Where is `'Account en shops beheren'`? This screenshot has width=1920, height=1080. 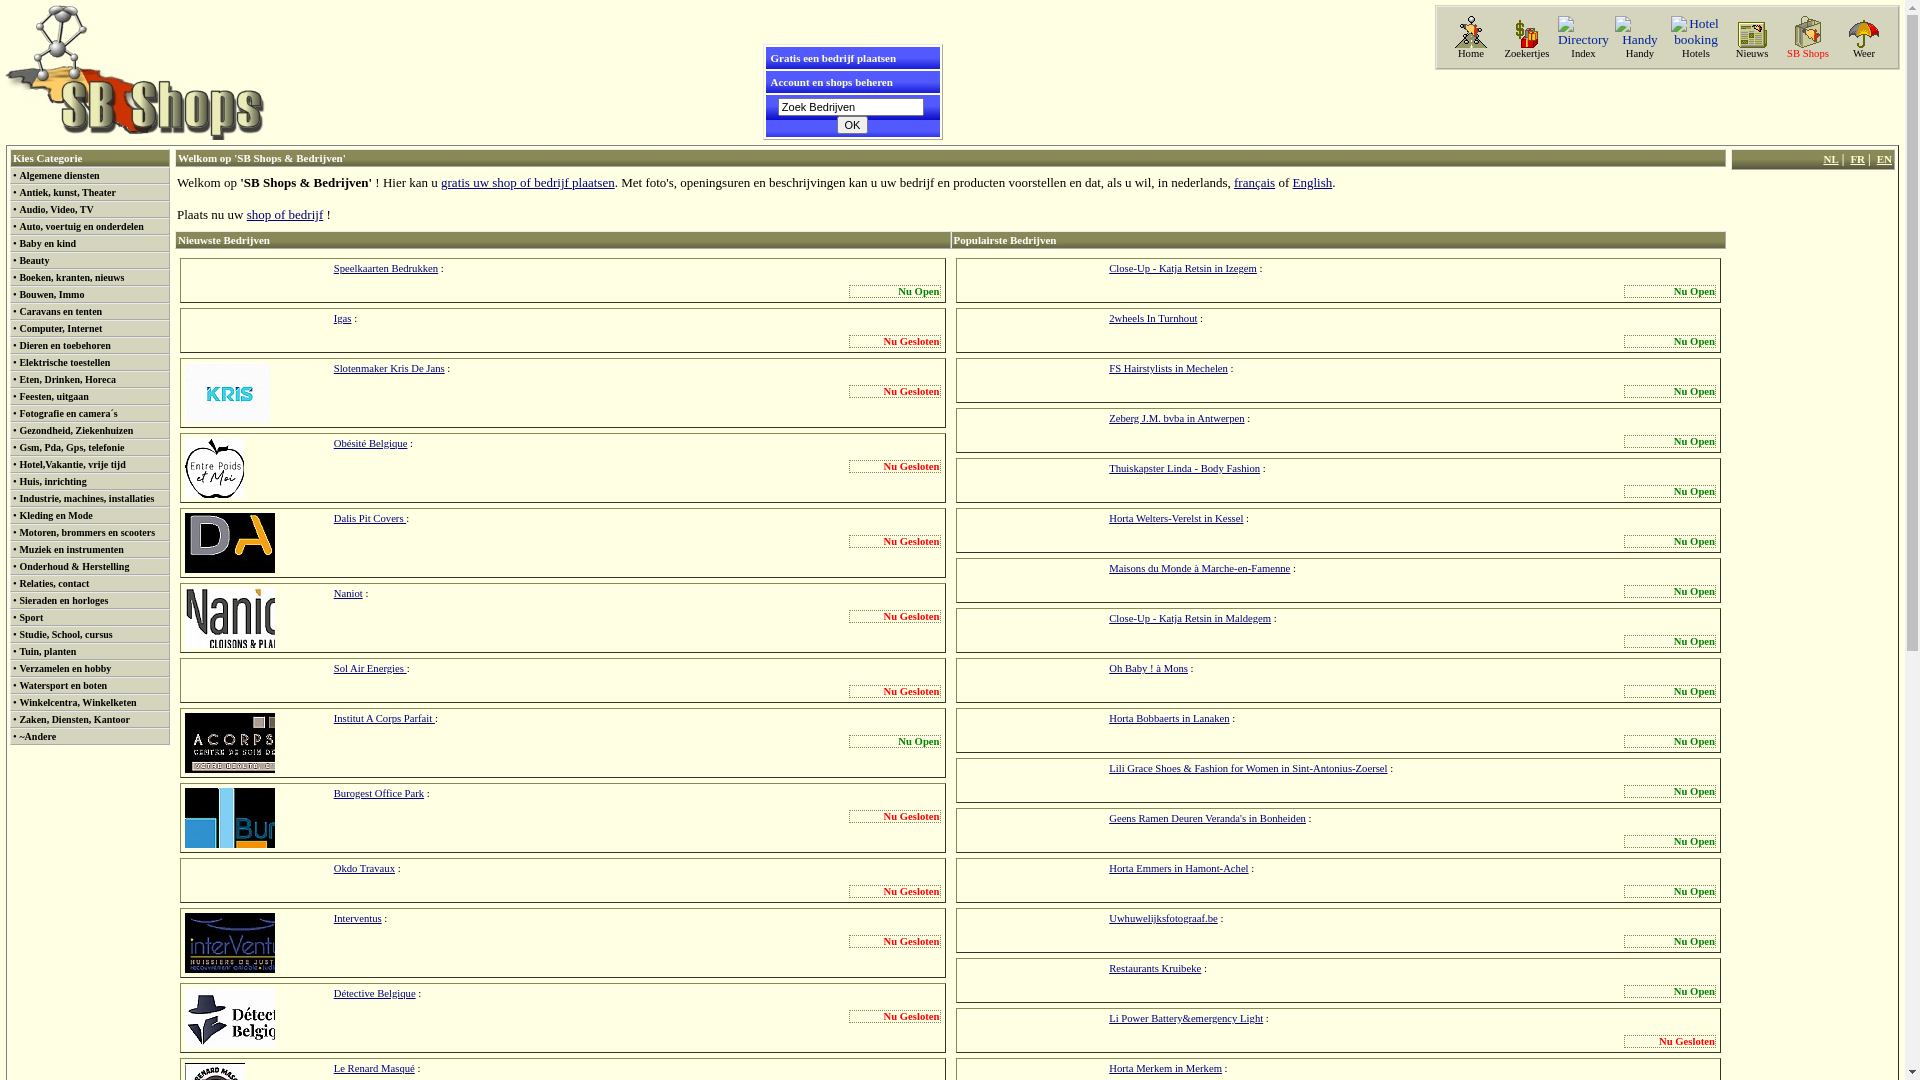 'Account en shops beheren' is located at coordinates (768, 80).